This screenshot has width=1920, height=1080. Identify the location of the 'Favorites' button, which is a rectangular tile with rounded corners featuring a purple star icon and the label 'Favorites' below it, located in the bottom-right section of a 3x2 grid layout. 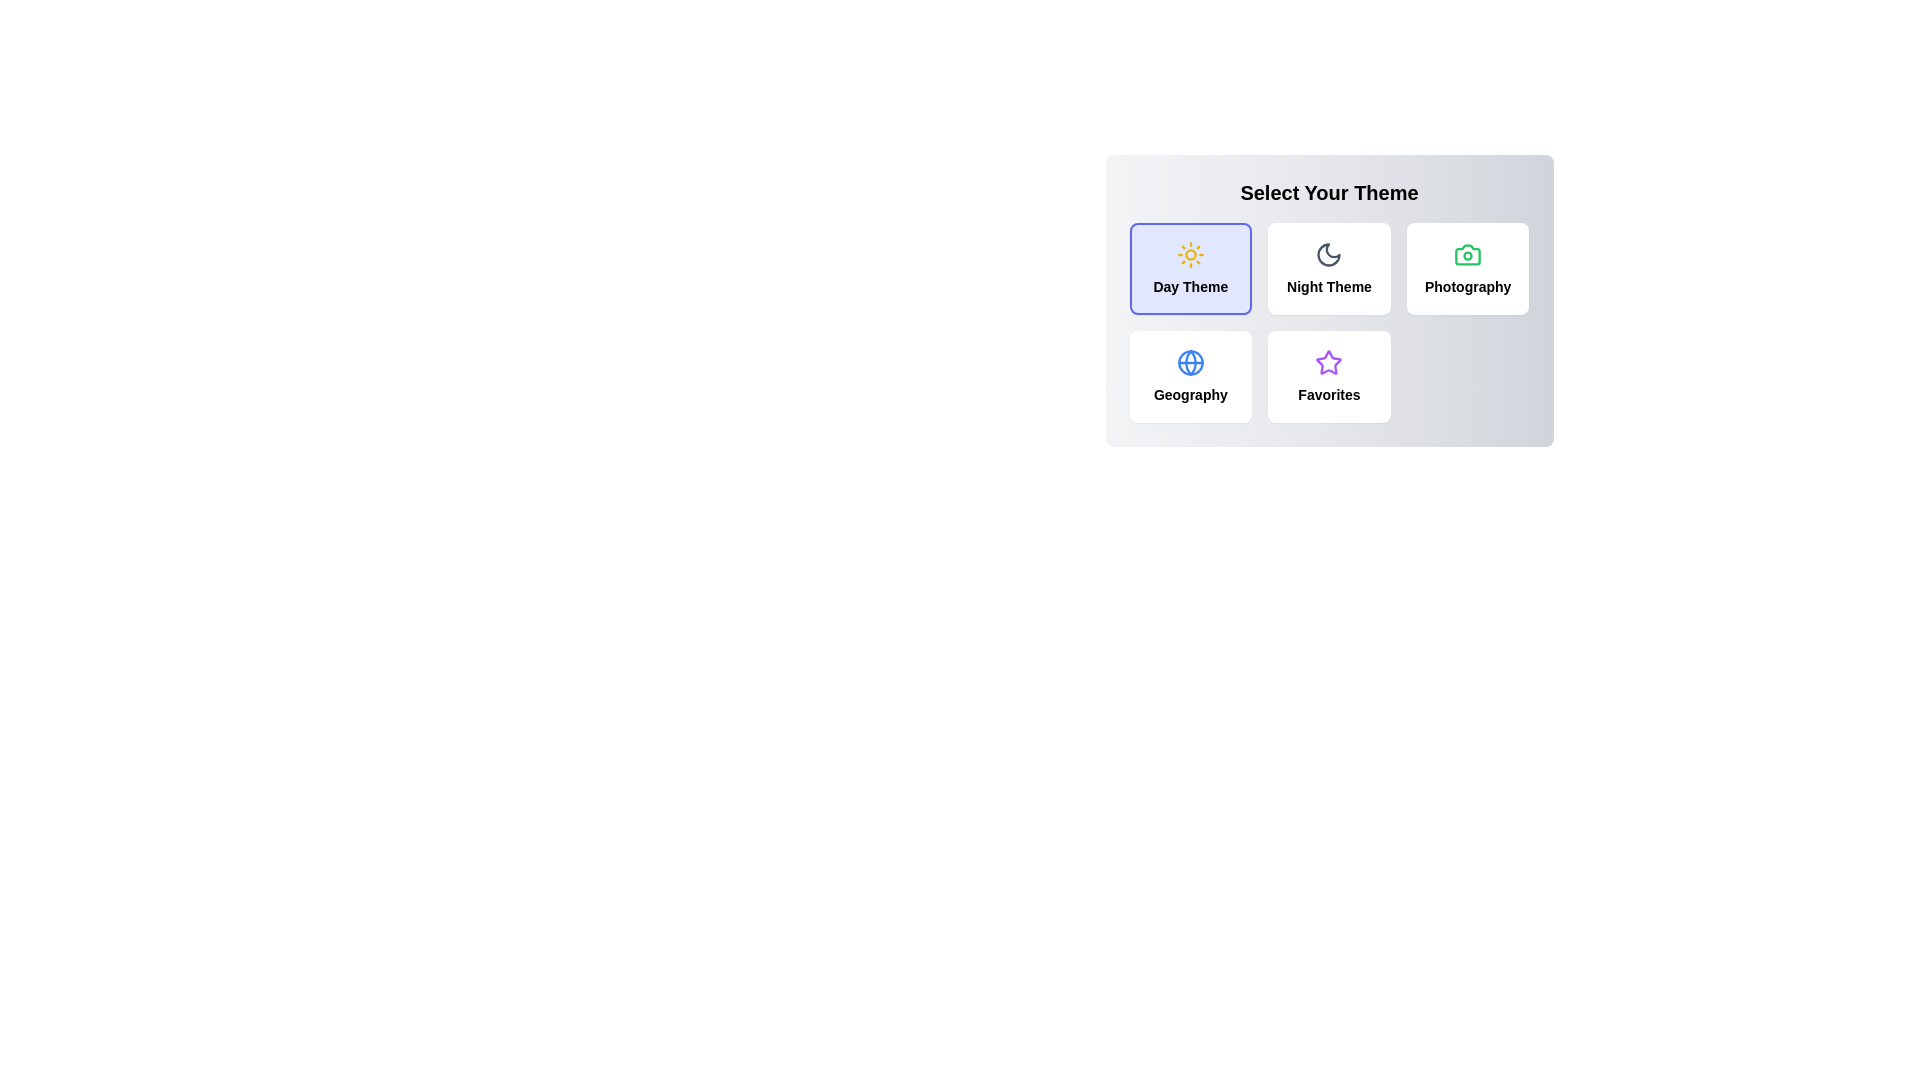
(1329, 377).